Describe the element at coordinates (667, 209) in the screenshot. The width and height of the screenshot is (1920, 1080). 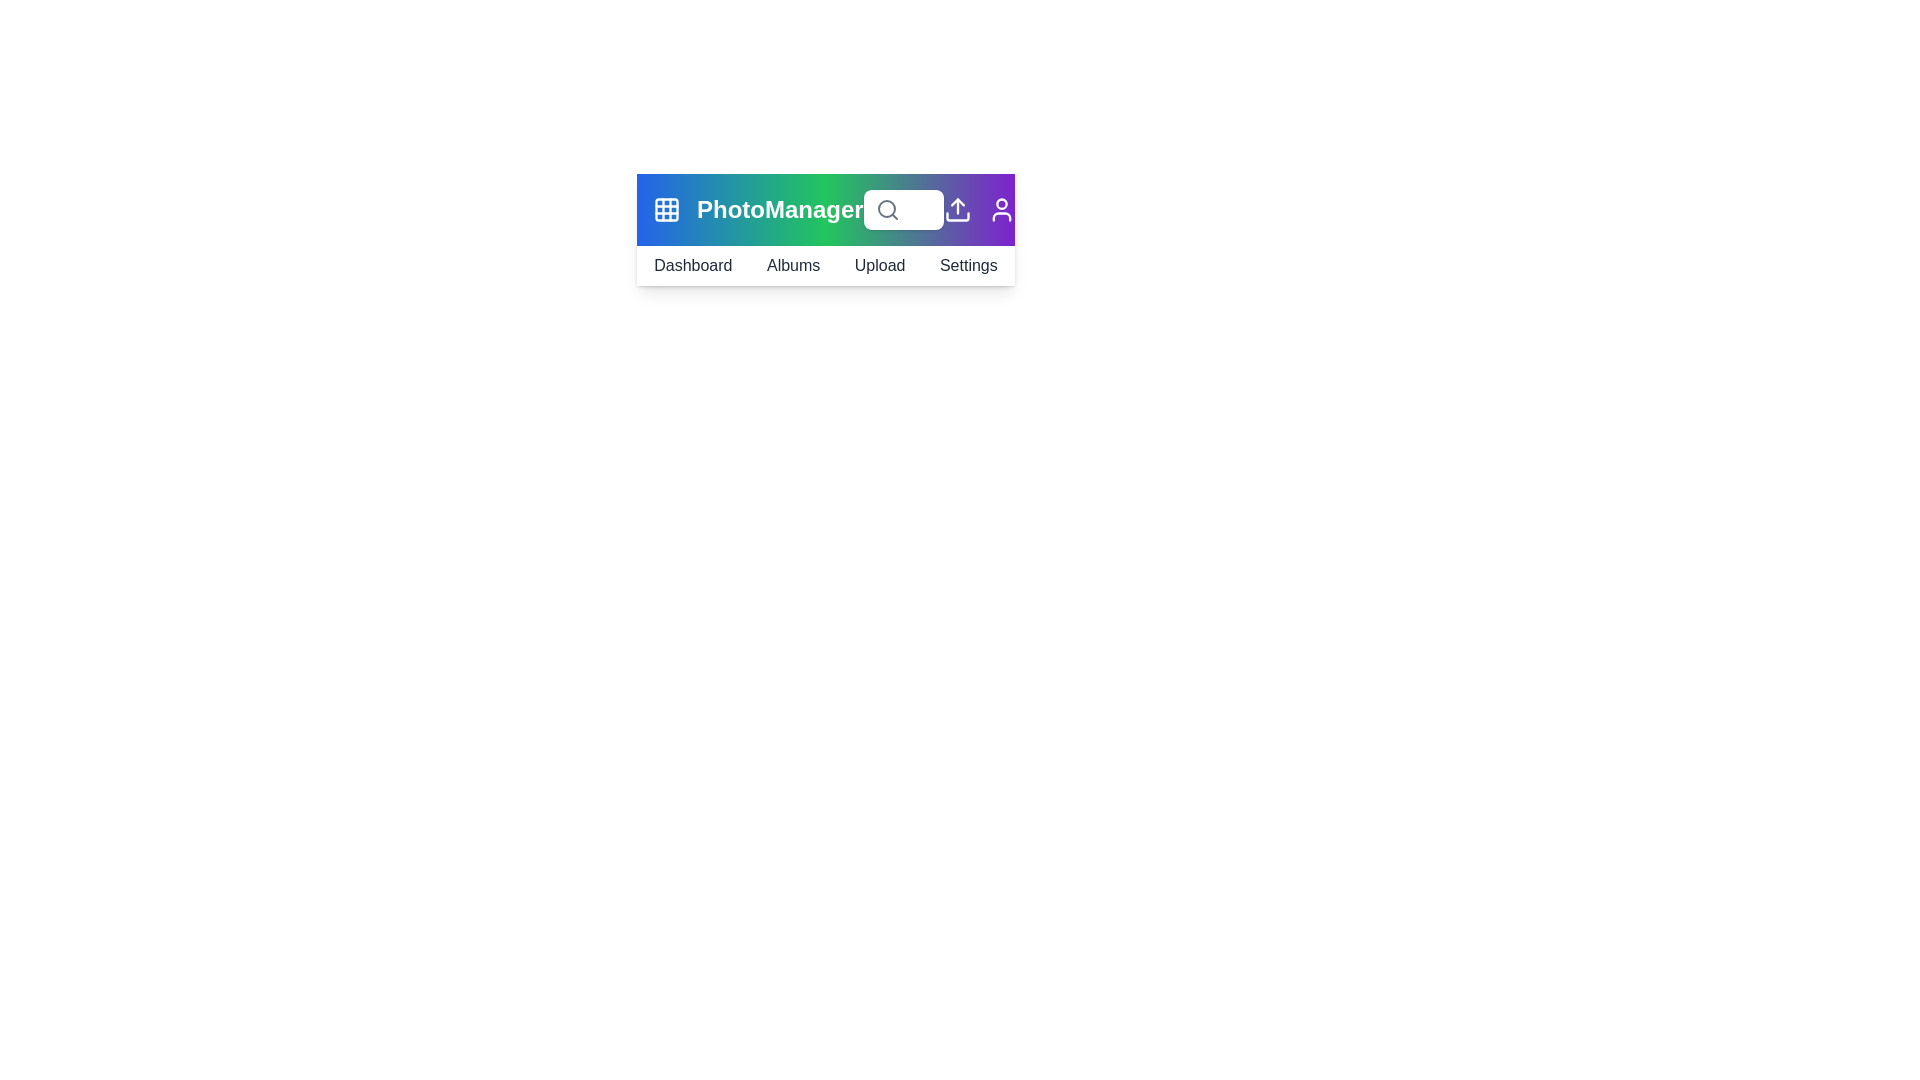
I see `the grid icon to open the menu` at that location.